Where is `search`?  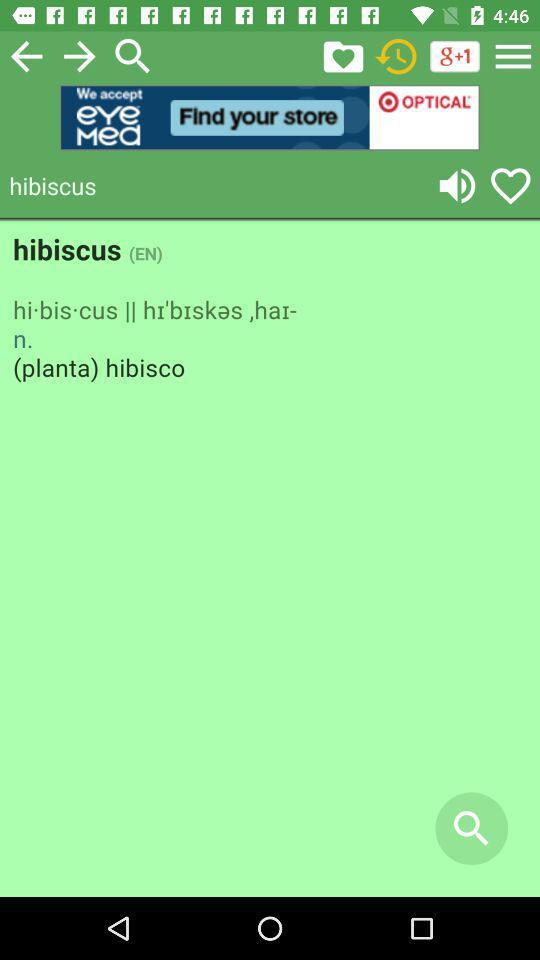 search is located at coordinates (133, 55).